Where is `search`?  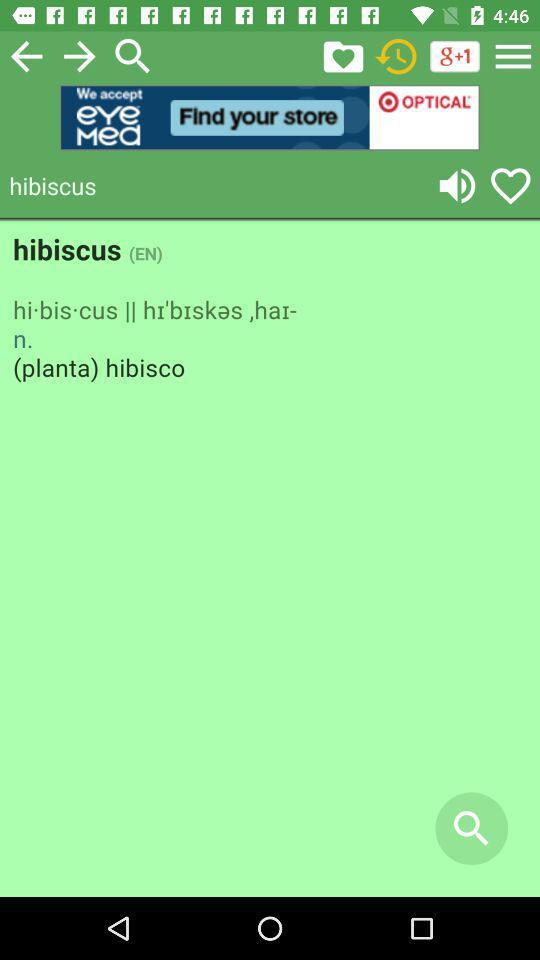 search is located at coordinates (133, 55).